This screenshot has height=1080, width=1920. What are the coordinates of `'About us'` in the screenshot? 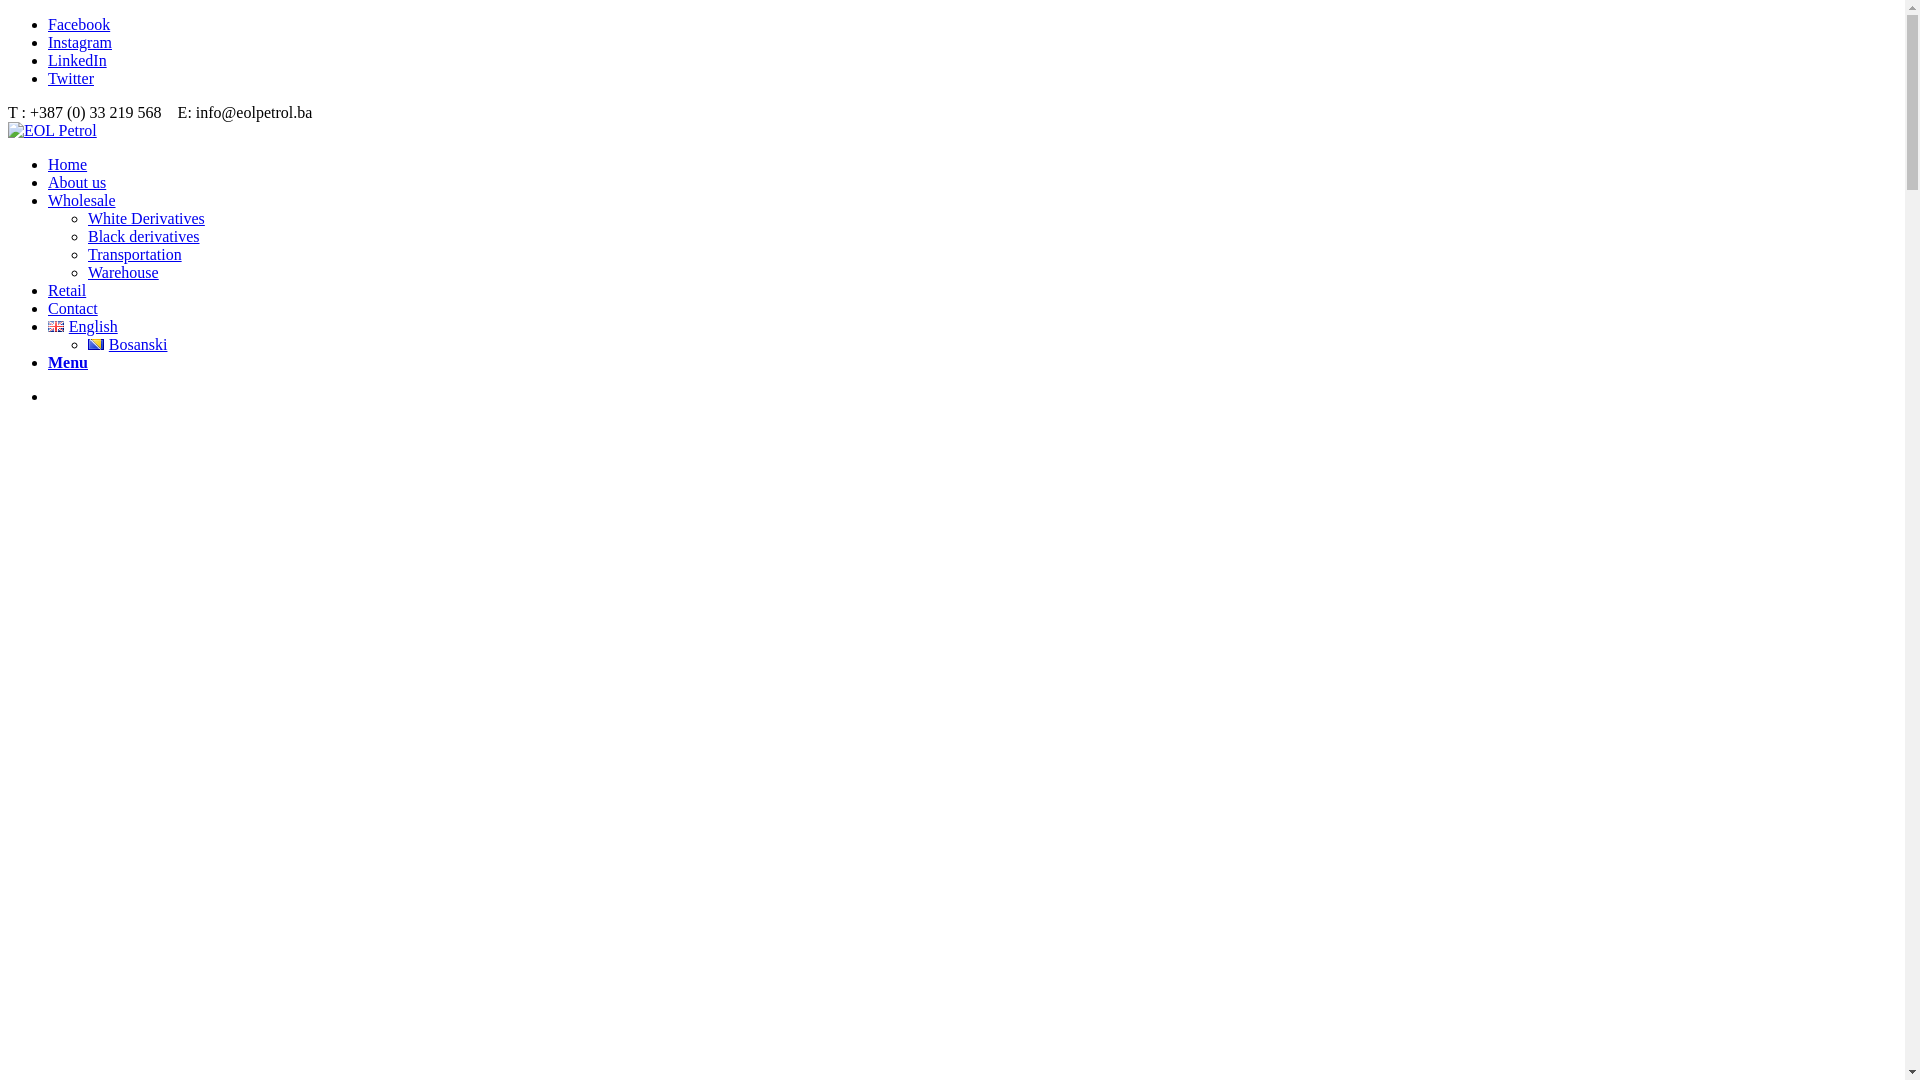 It's located at (76, 182).